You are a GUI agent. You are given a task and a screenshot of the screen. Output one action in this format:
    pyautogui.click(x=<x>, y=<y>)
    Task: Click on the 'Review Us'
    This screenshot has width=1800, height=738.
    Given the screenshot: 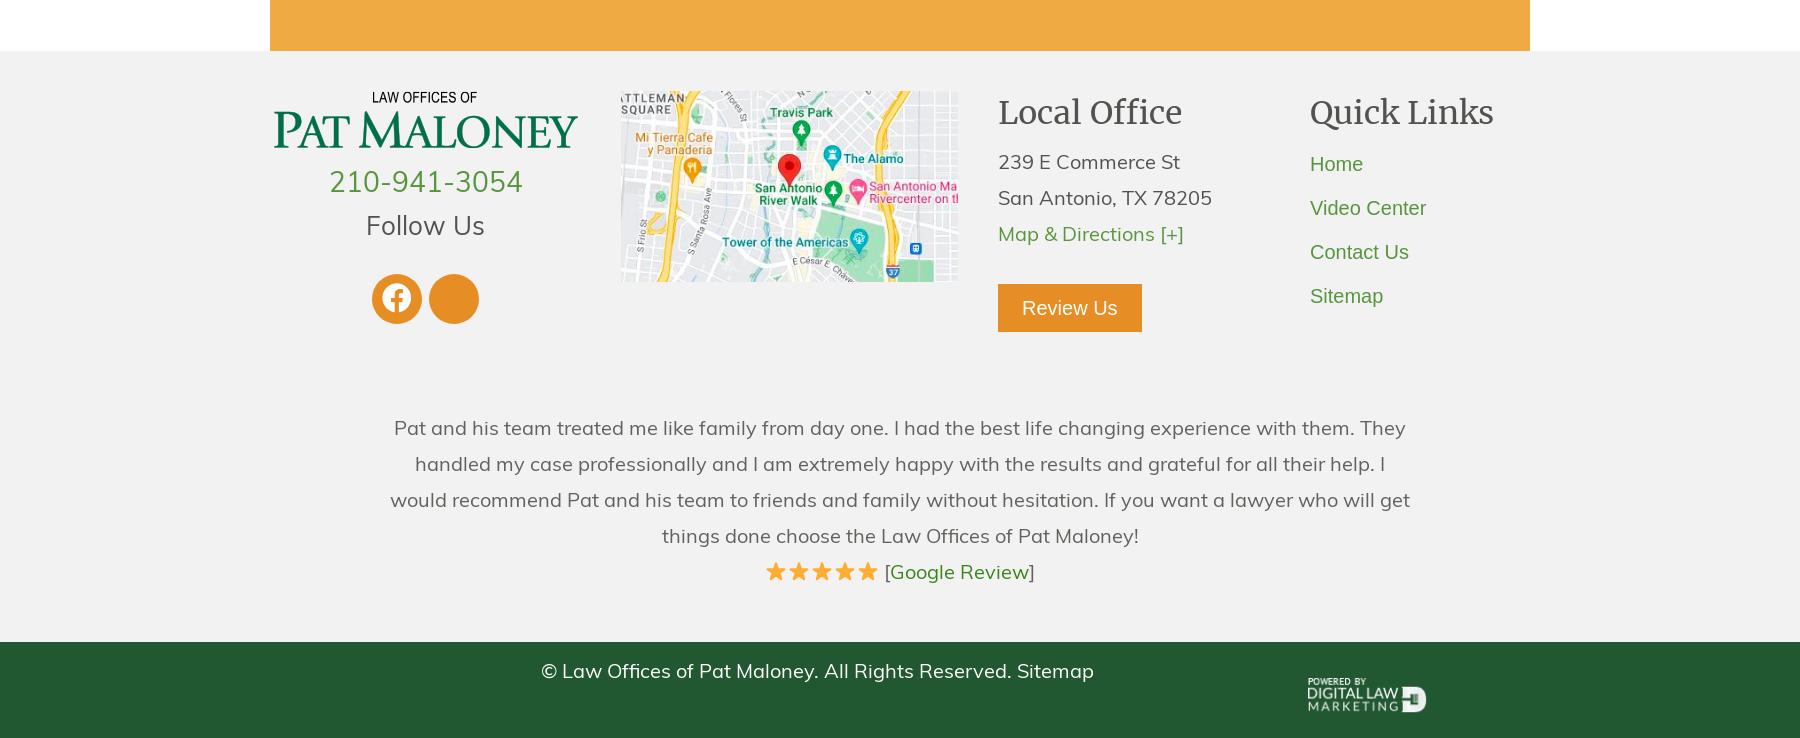 What is the action you would take?
    pyautogui.click(x=1069, y=306)
    